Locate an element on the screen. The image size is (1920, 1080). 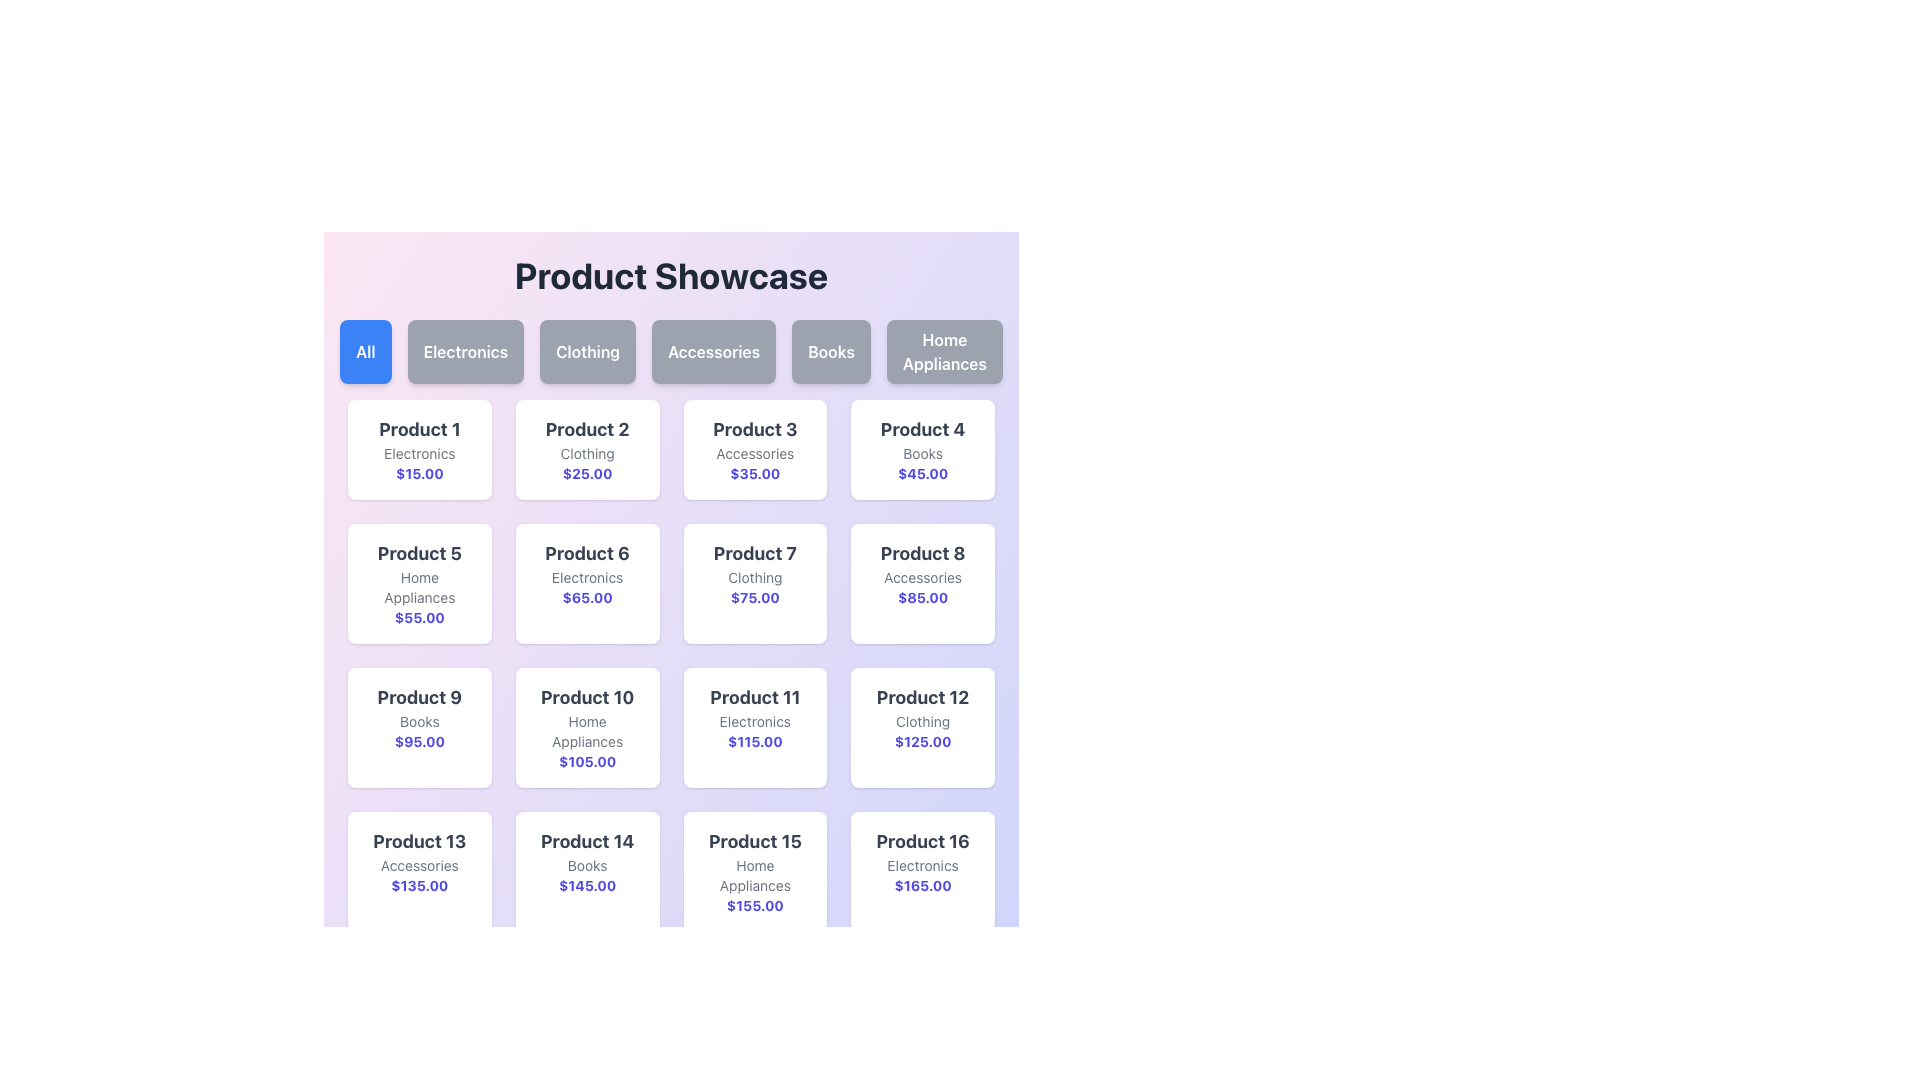
the first button in the horizontally aligned set beneath the 'Product Showcase' banner is located at coordinates (365, 350).